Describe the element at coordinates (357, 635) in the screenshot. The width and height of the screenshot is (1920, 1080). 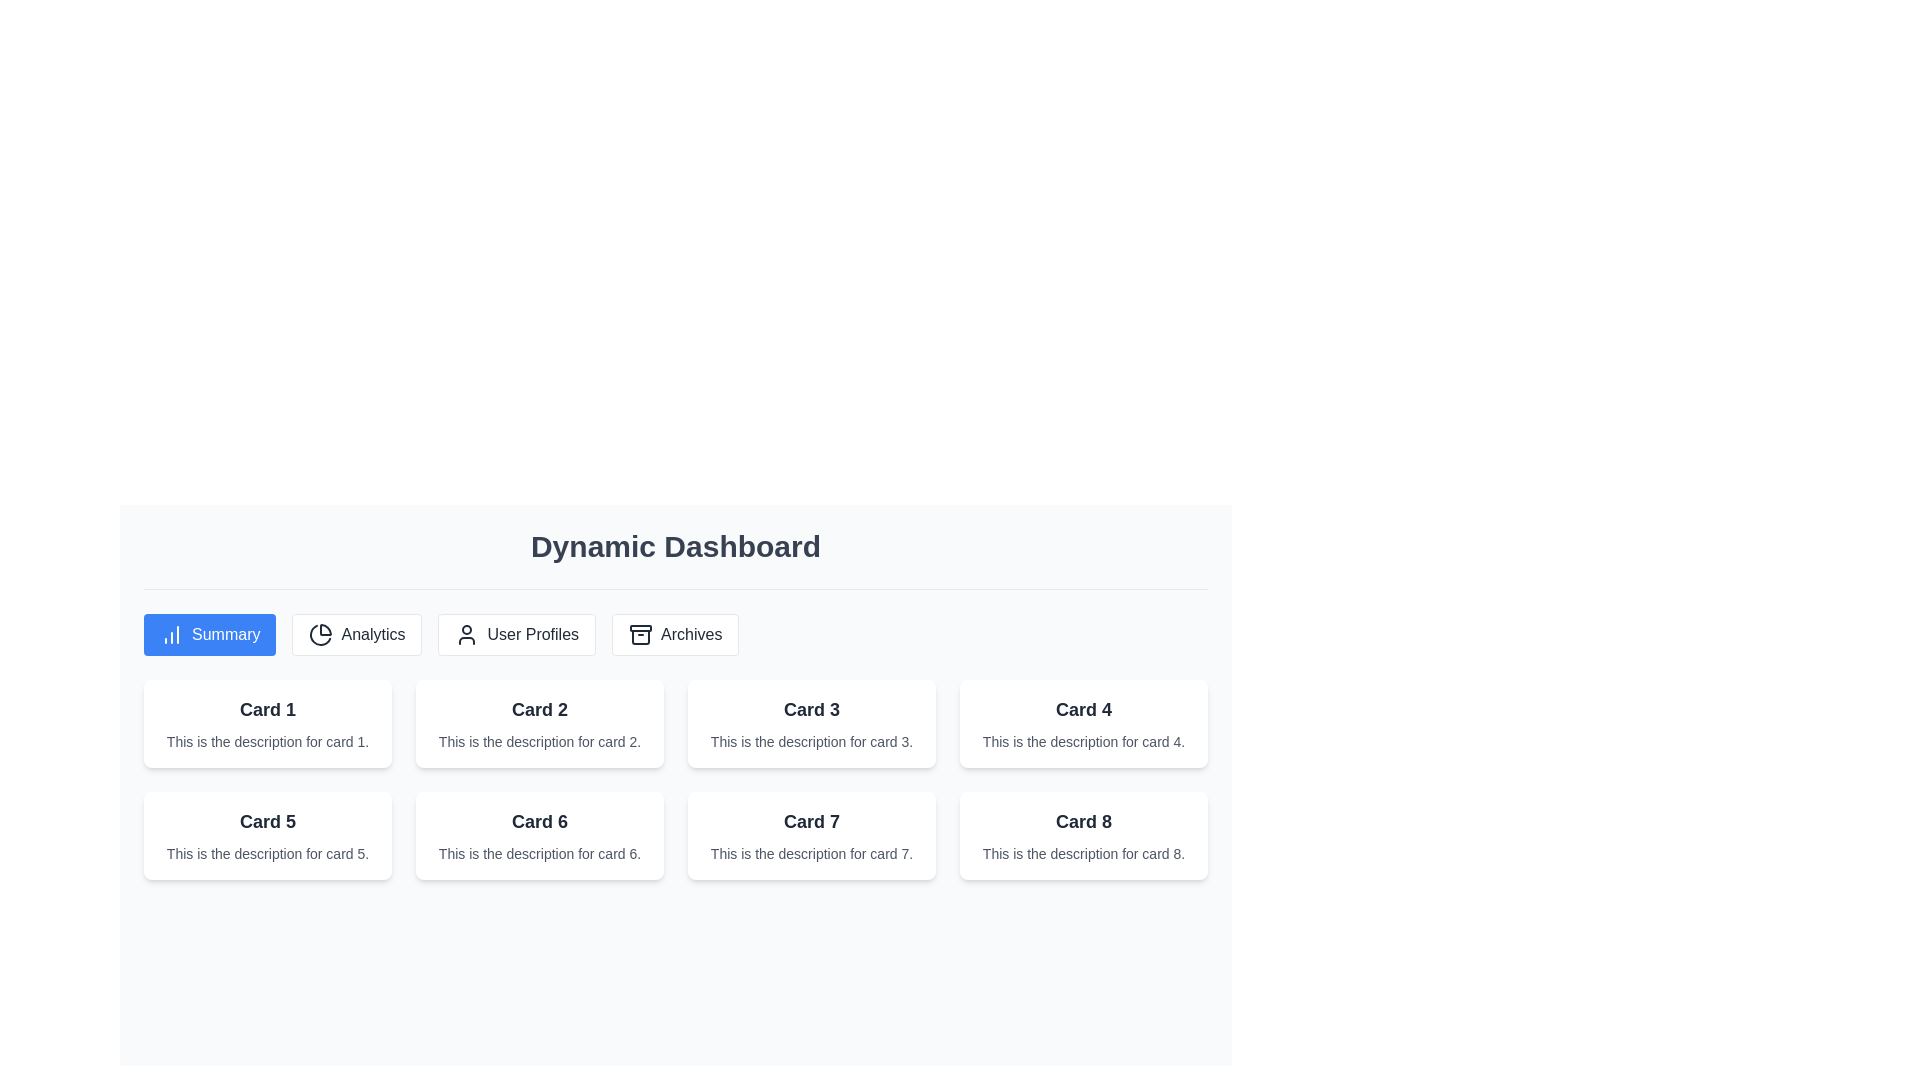
I see `the 'Analytics' button, which is a rectangular button with rounded corners, a white background, a gray border, and contains an icon resembling a pie chart followed by the text 'Analytics'` at that location.